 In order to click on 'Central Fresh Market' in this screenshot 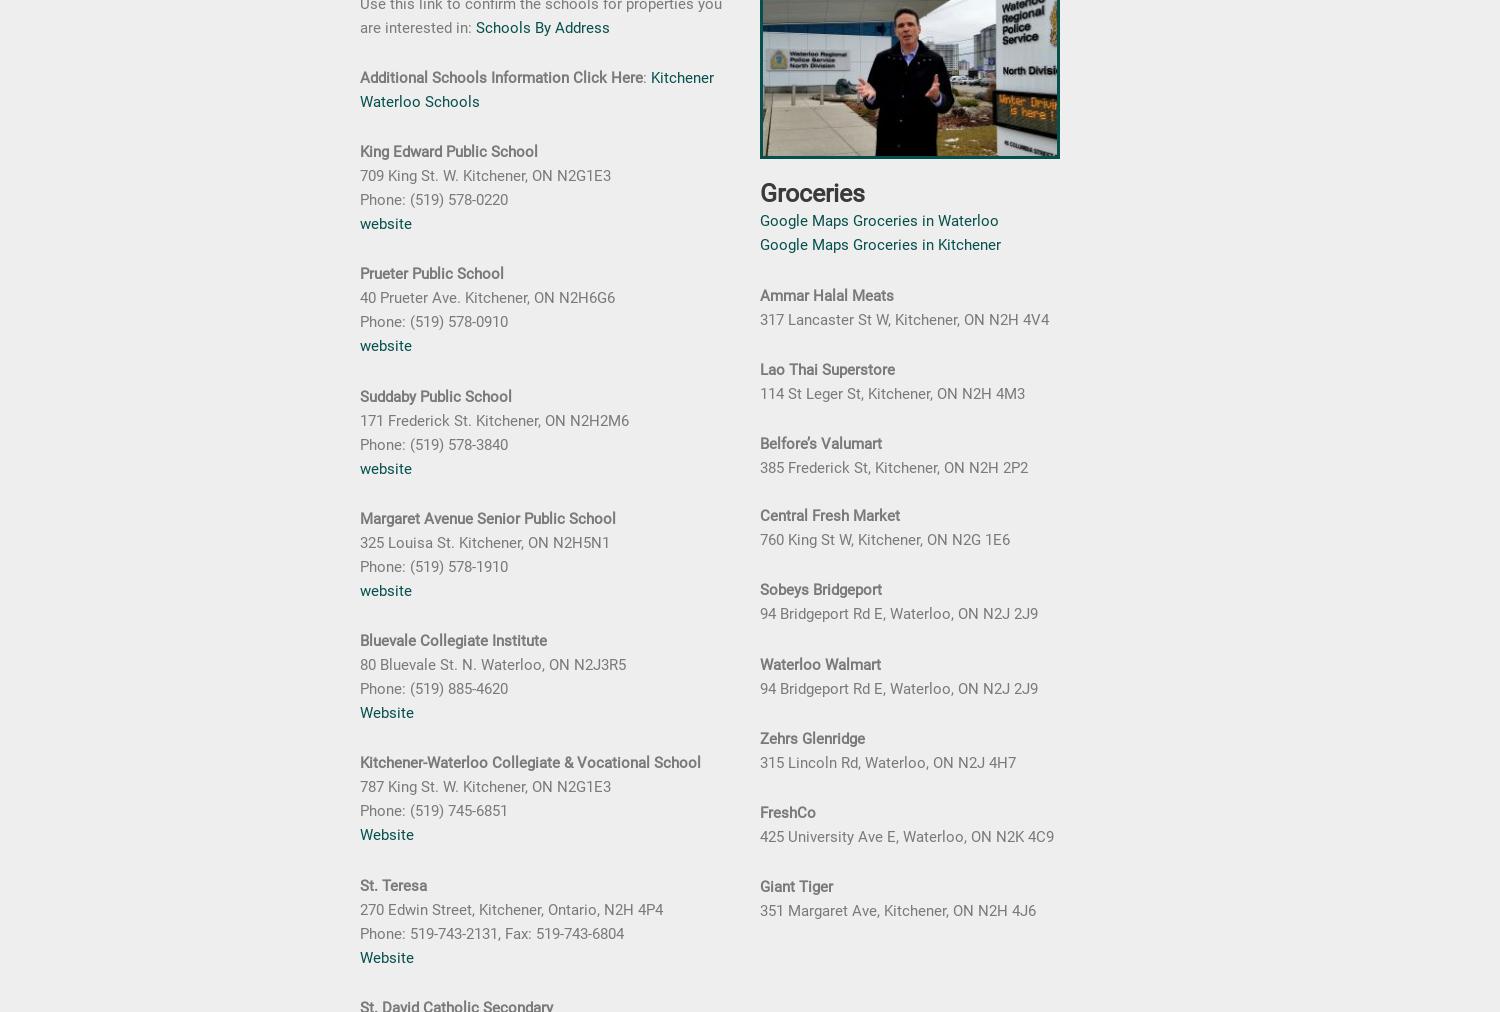, I will do `click(760, 515)`.